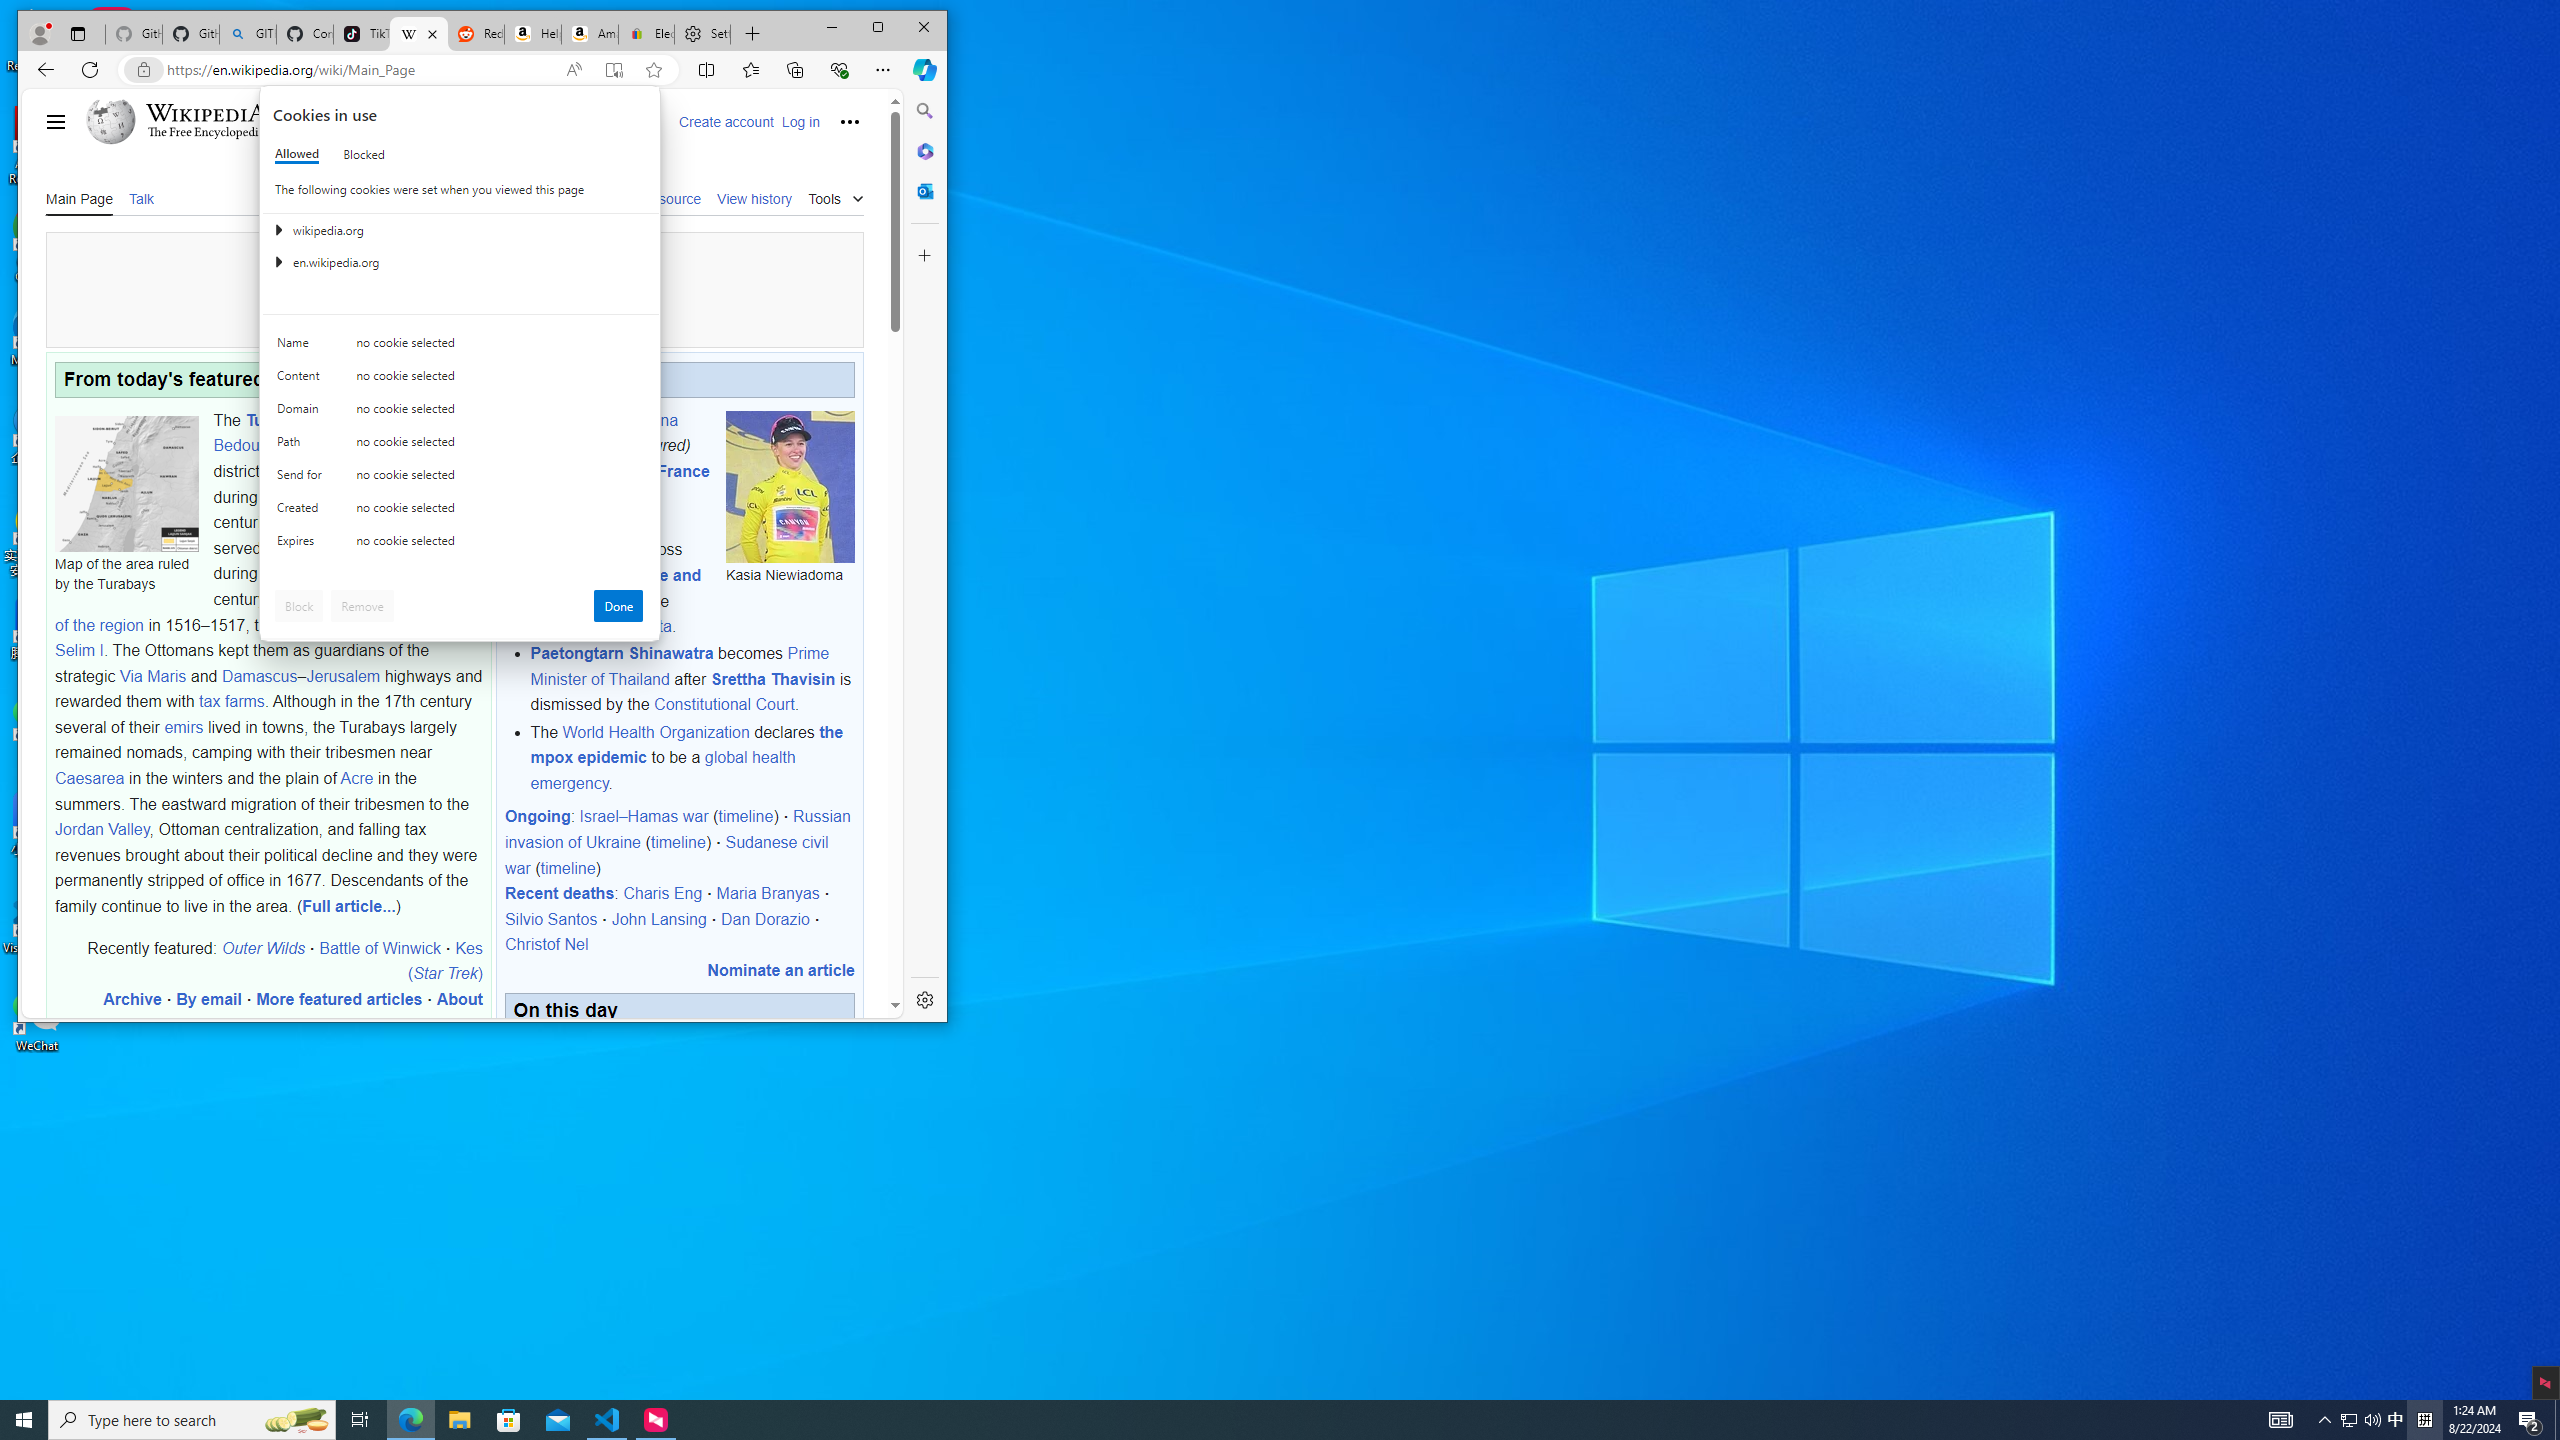 Image resolution: width=2560 pixels, height=1440 pixels. Describe the element at coordinates (2396, 1418) in the screenshot. I see `'Q2790: 100%'` at that location.